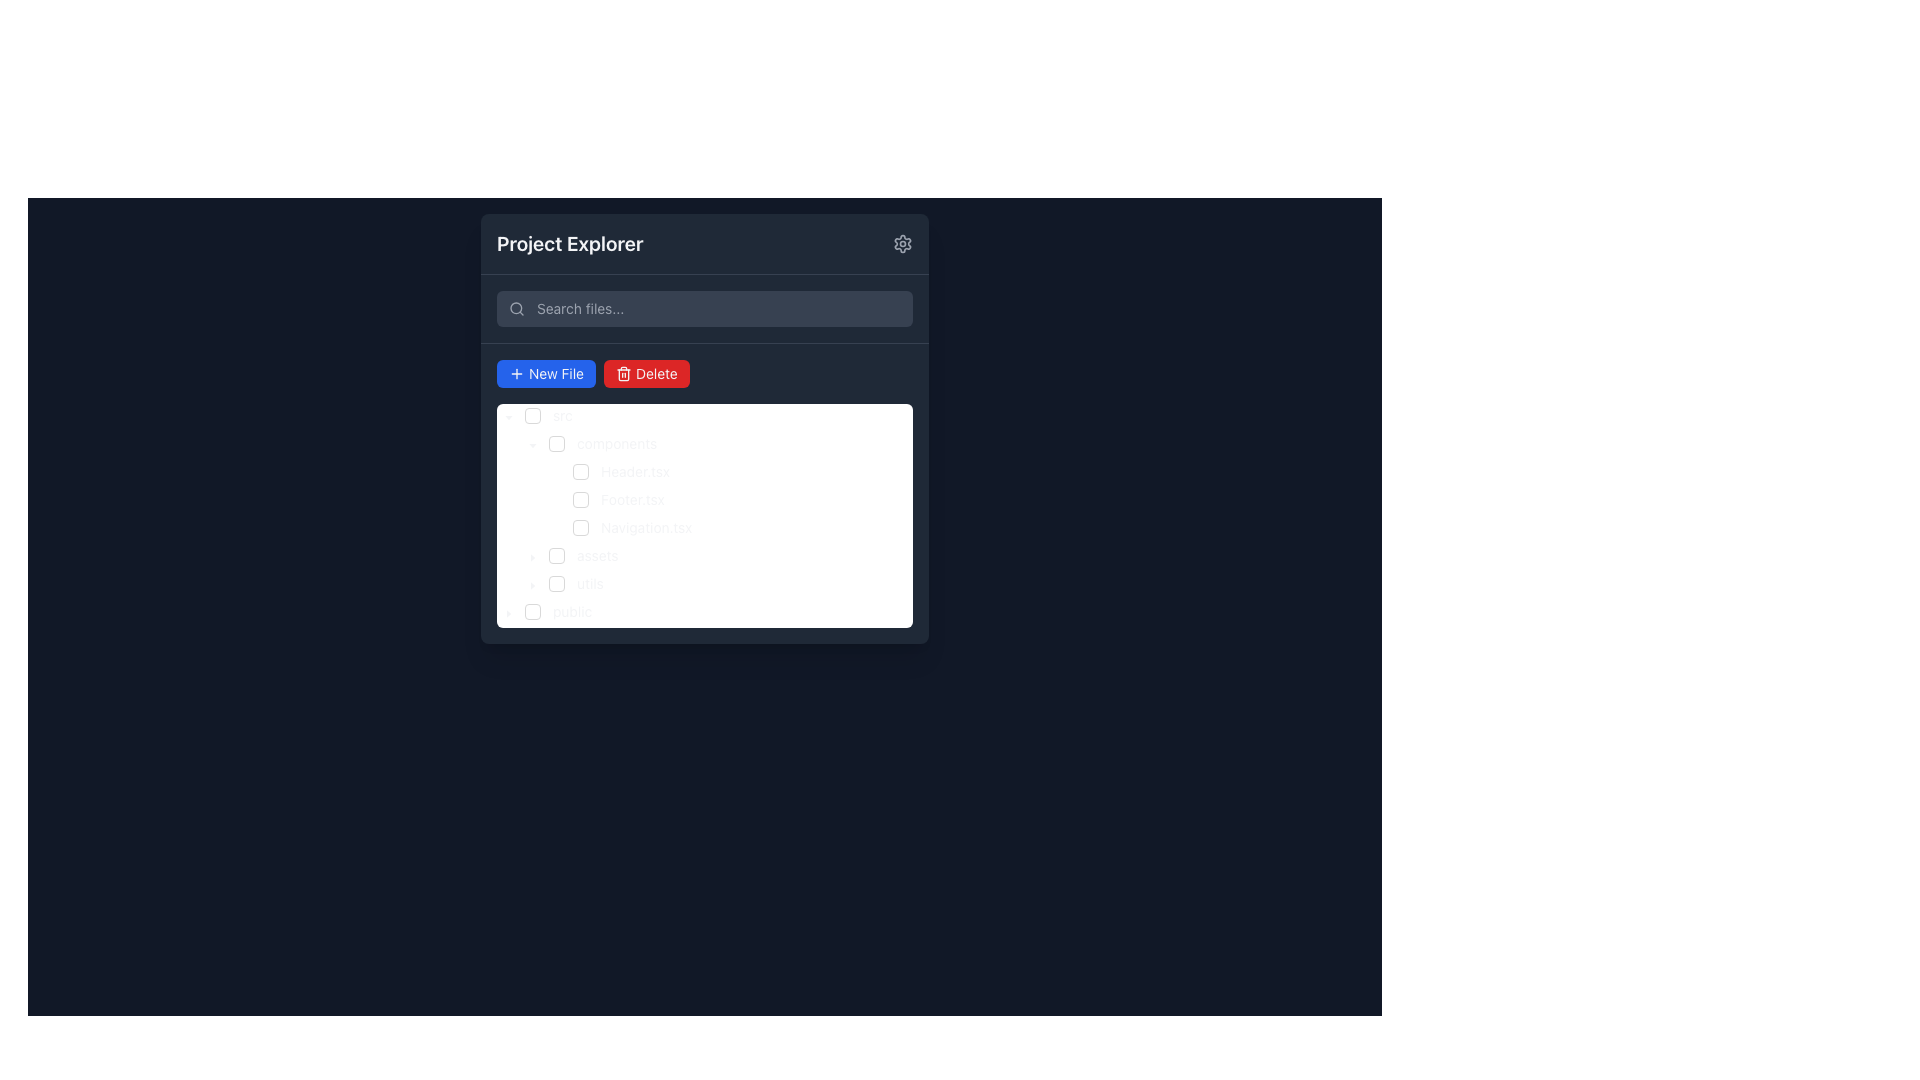 This screenshot has height=1080, width=1920. Describe the element at coordinates (901, 242) in the screenshot. I see `the gear-shaped icon located in the top-right corner of the interface, next to the 'Project Explorer' panel` at that location.